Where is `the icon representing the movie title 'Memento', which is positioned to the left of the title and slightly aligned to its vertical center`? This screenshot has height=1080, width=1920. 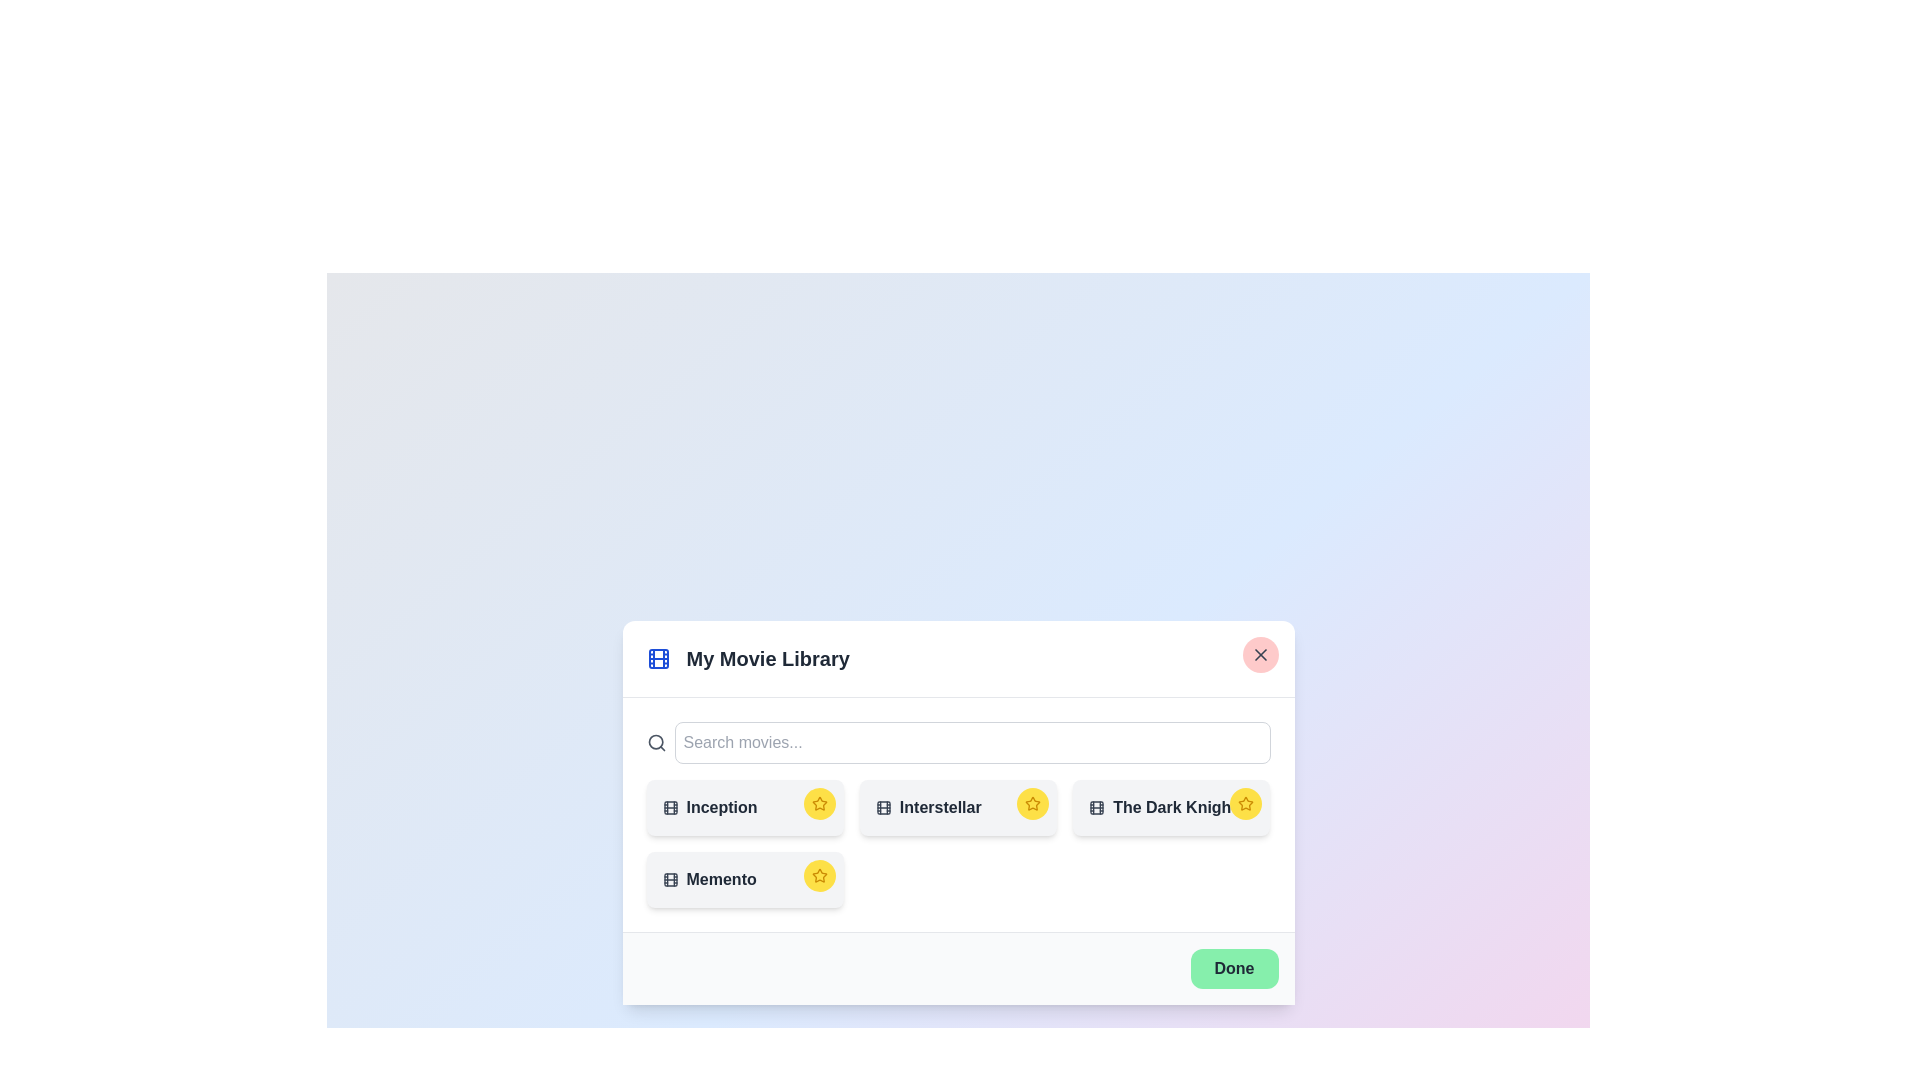 the icon representing the movie title 'Memento', which is positioned to the left of the title and slightly aligned to its vertical center is located at coordinates (670, 878).